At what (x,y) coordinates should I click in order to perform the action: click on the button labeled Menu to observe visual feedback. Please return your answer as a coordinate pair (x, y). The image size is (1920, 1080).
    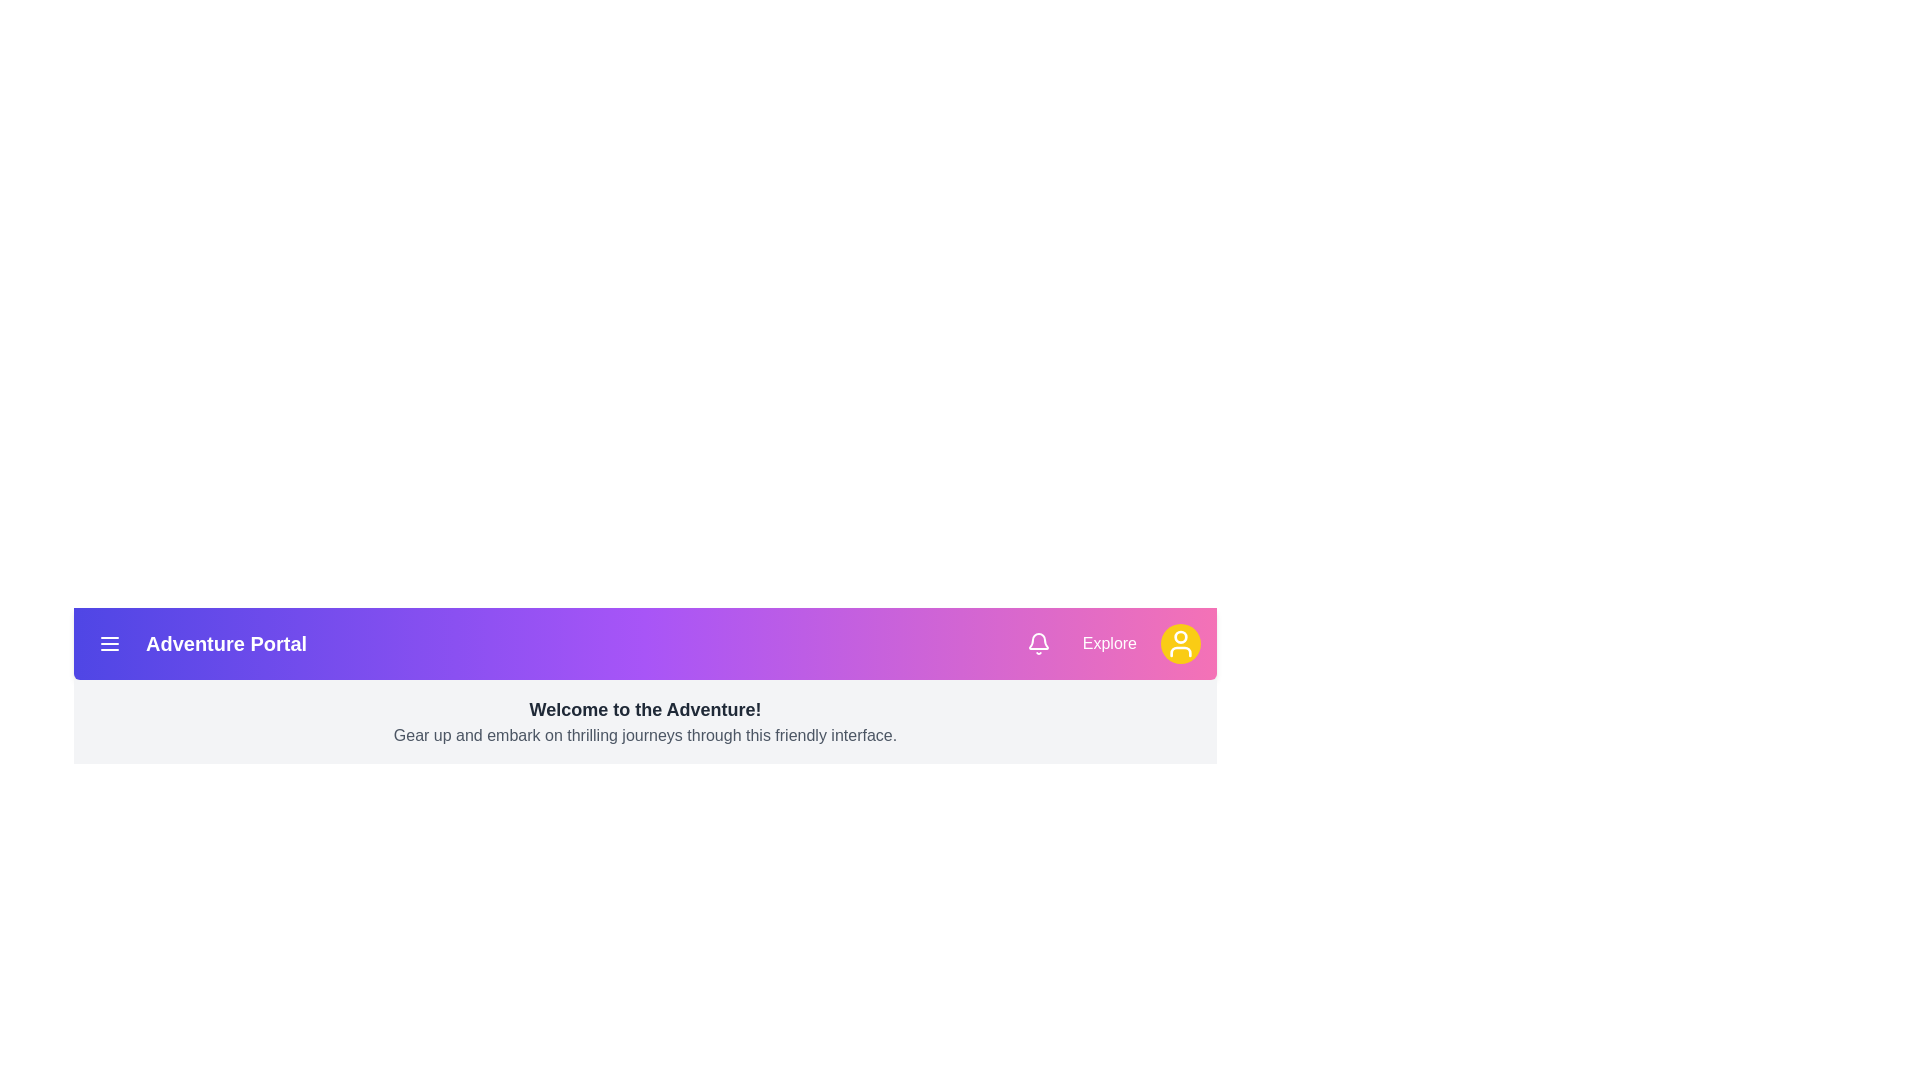
    Looking at the image, I should click on (109, 644).